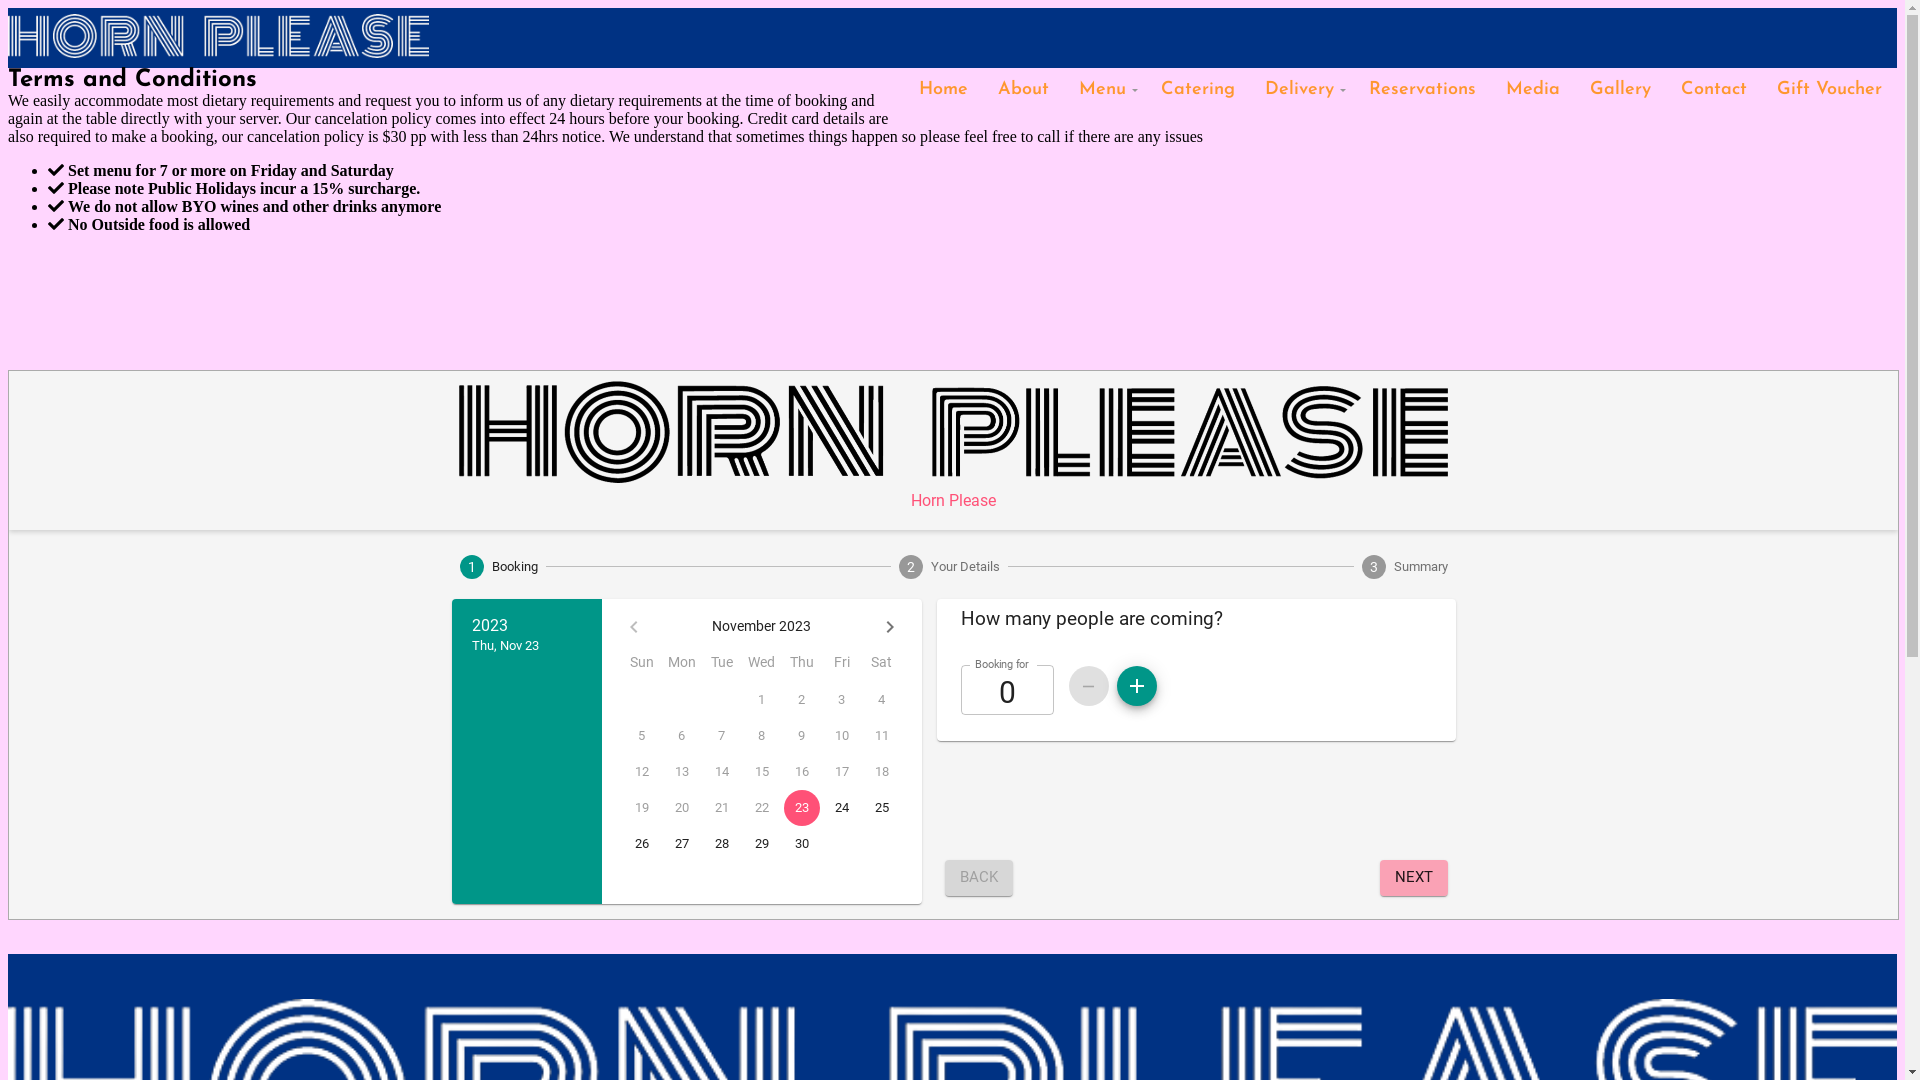  I want to click on 'Catering', so click(1198, 88).